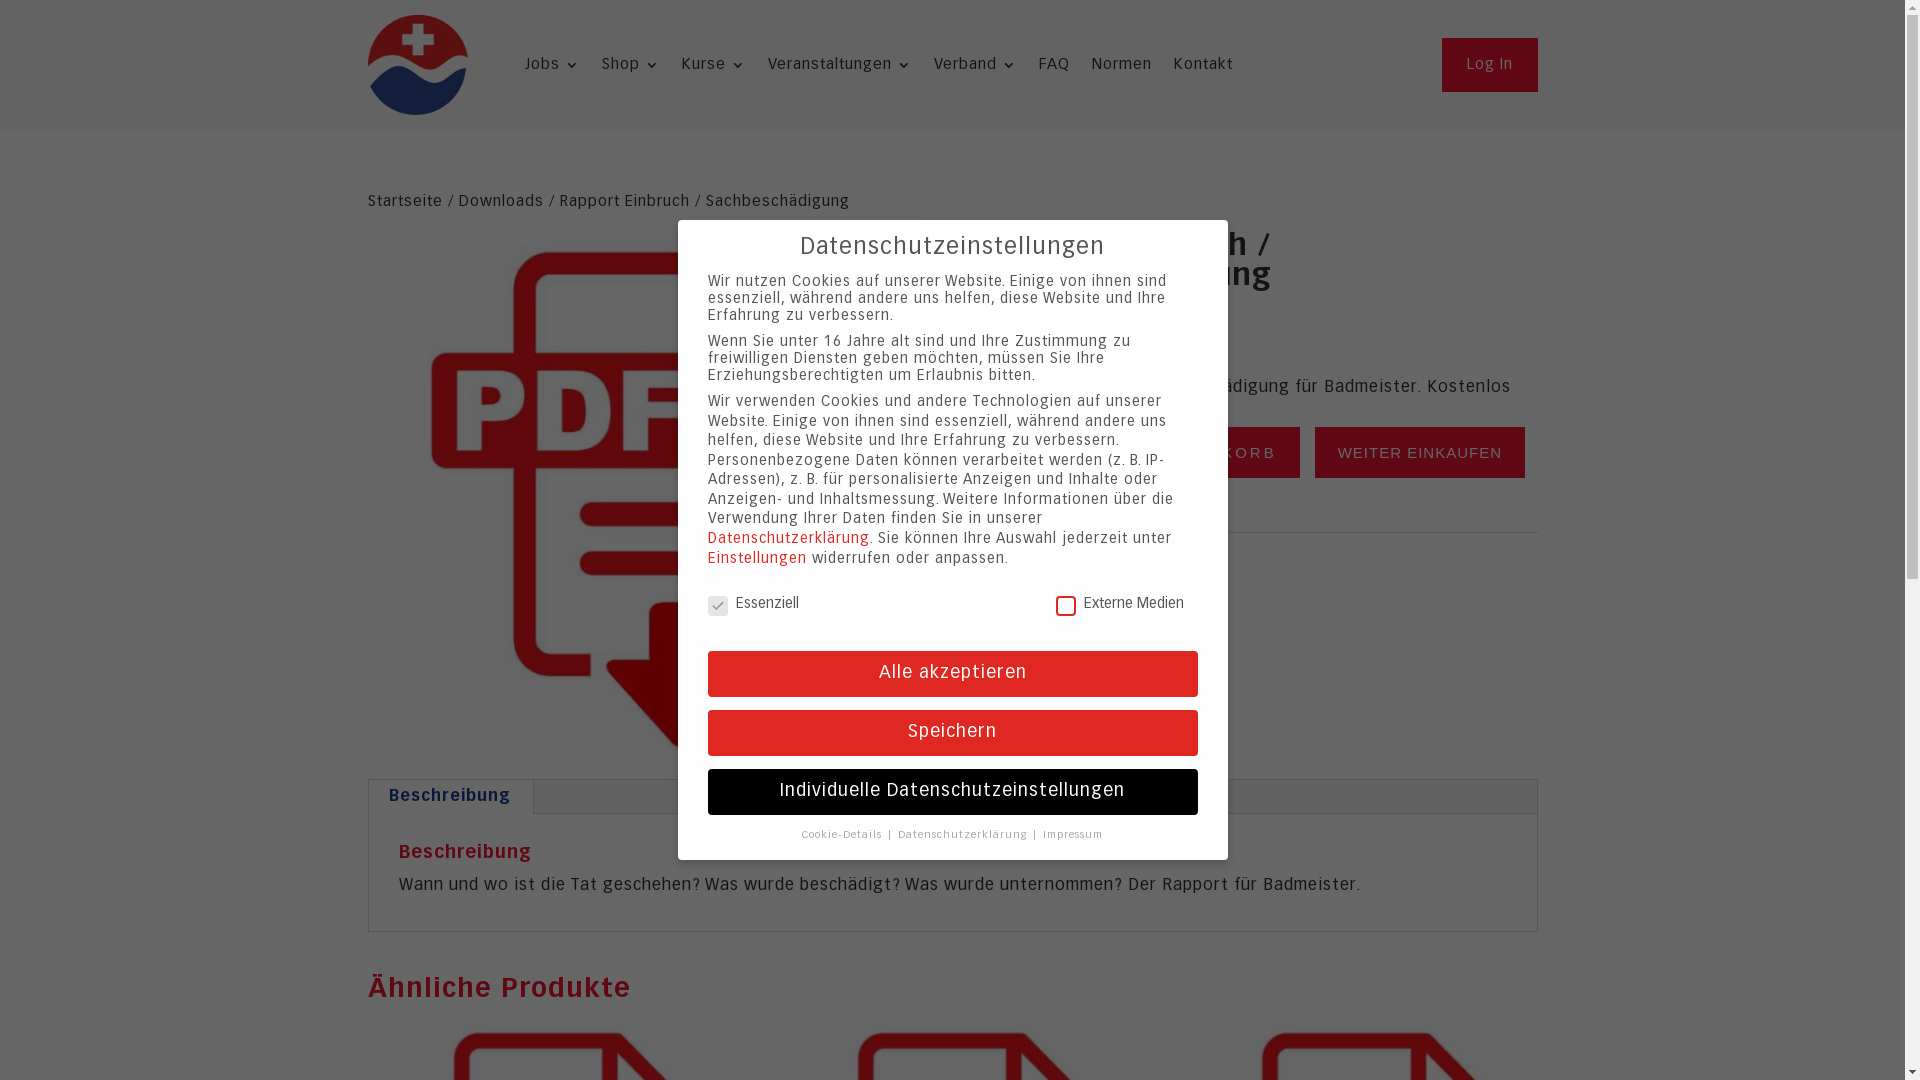  Describe the element at coordinates (1489, 64) in the screenshot. I see `'Log In'` at that location.